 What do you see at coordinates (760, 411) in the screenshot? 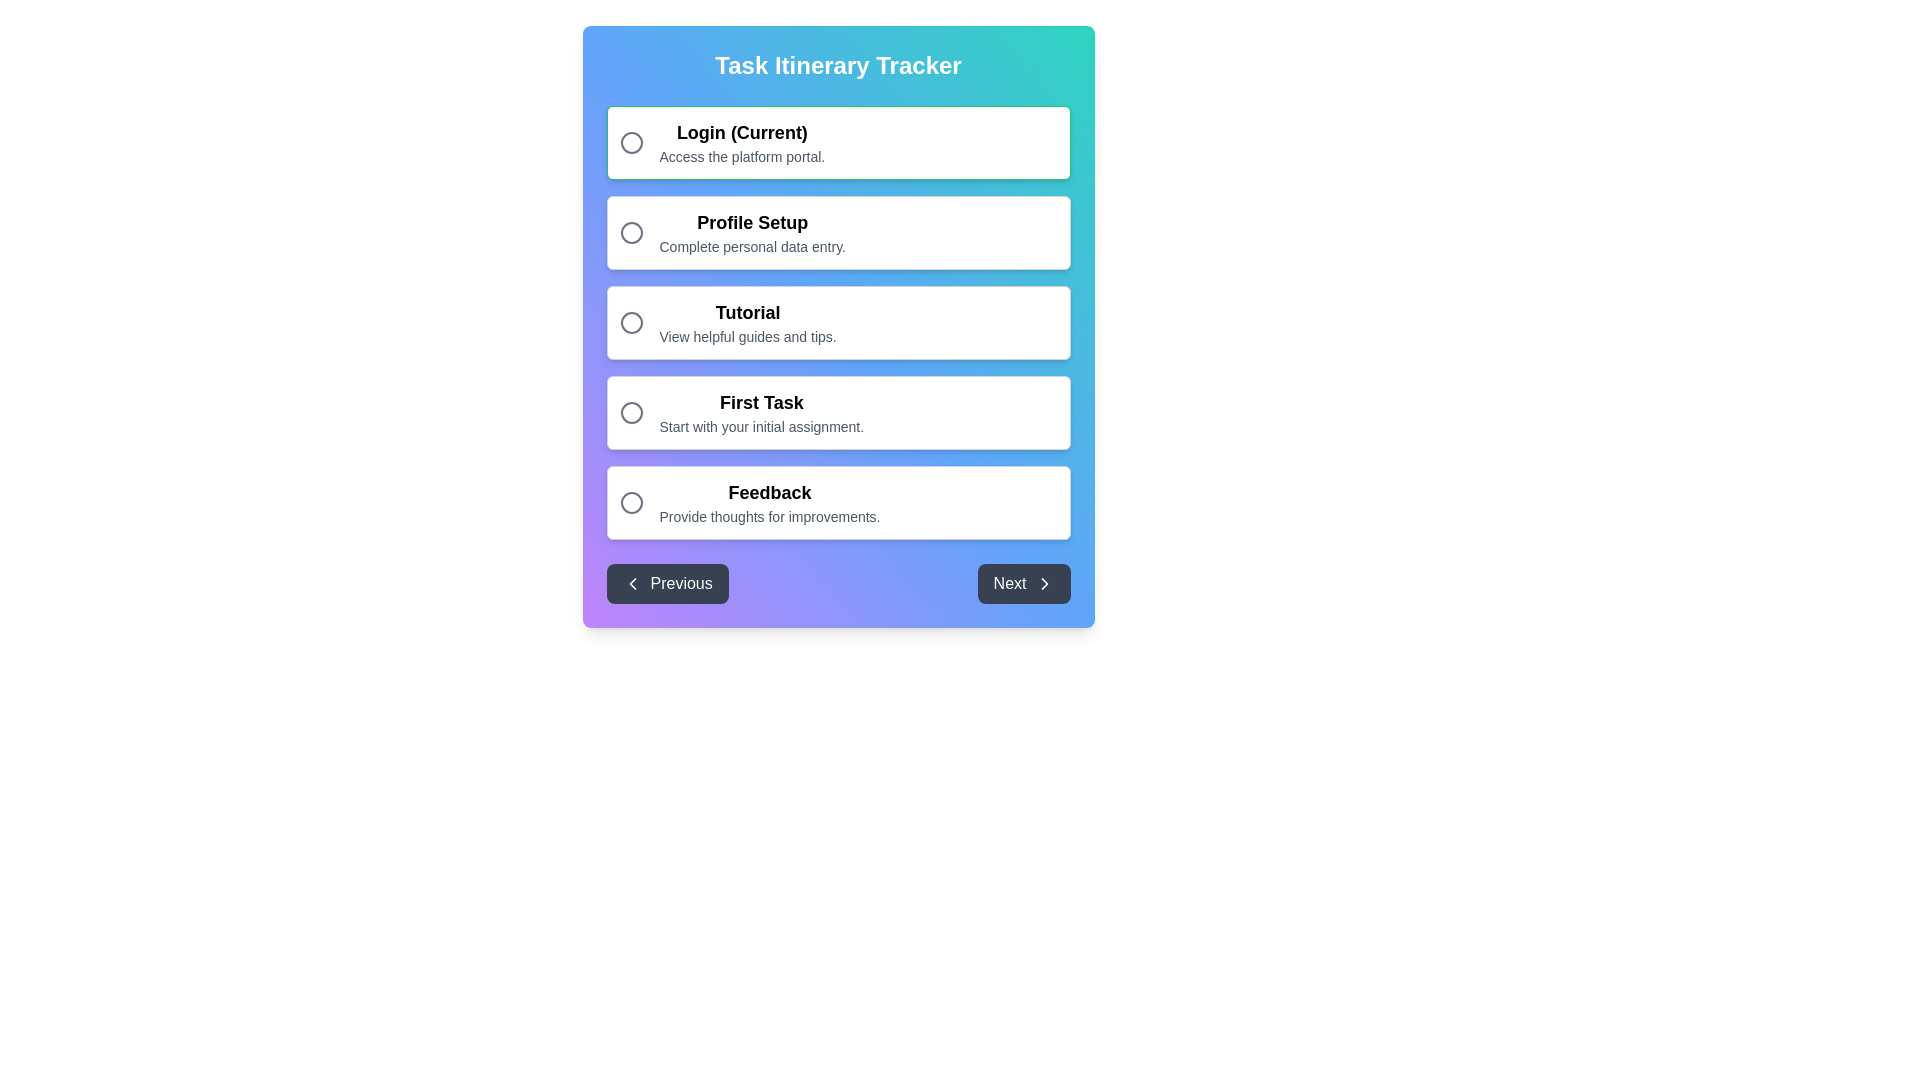
I see `displayed text from the task card element in the 'Task Itinerary Tracker', which is located in the third row, positioned below the 'Tutorial' task and above the 'Feedback' task` at bounding box center [760, 411].